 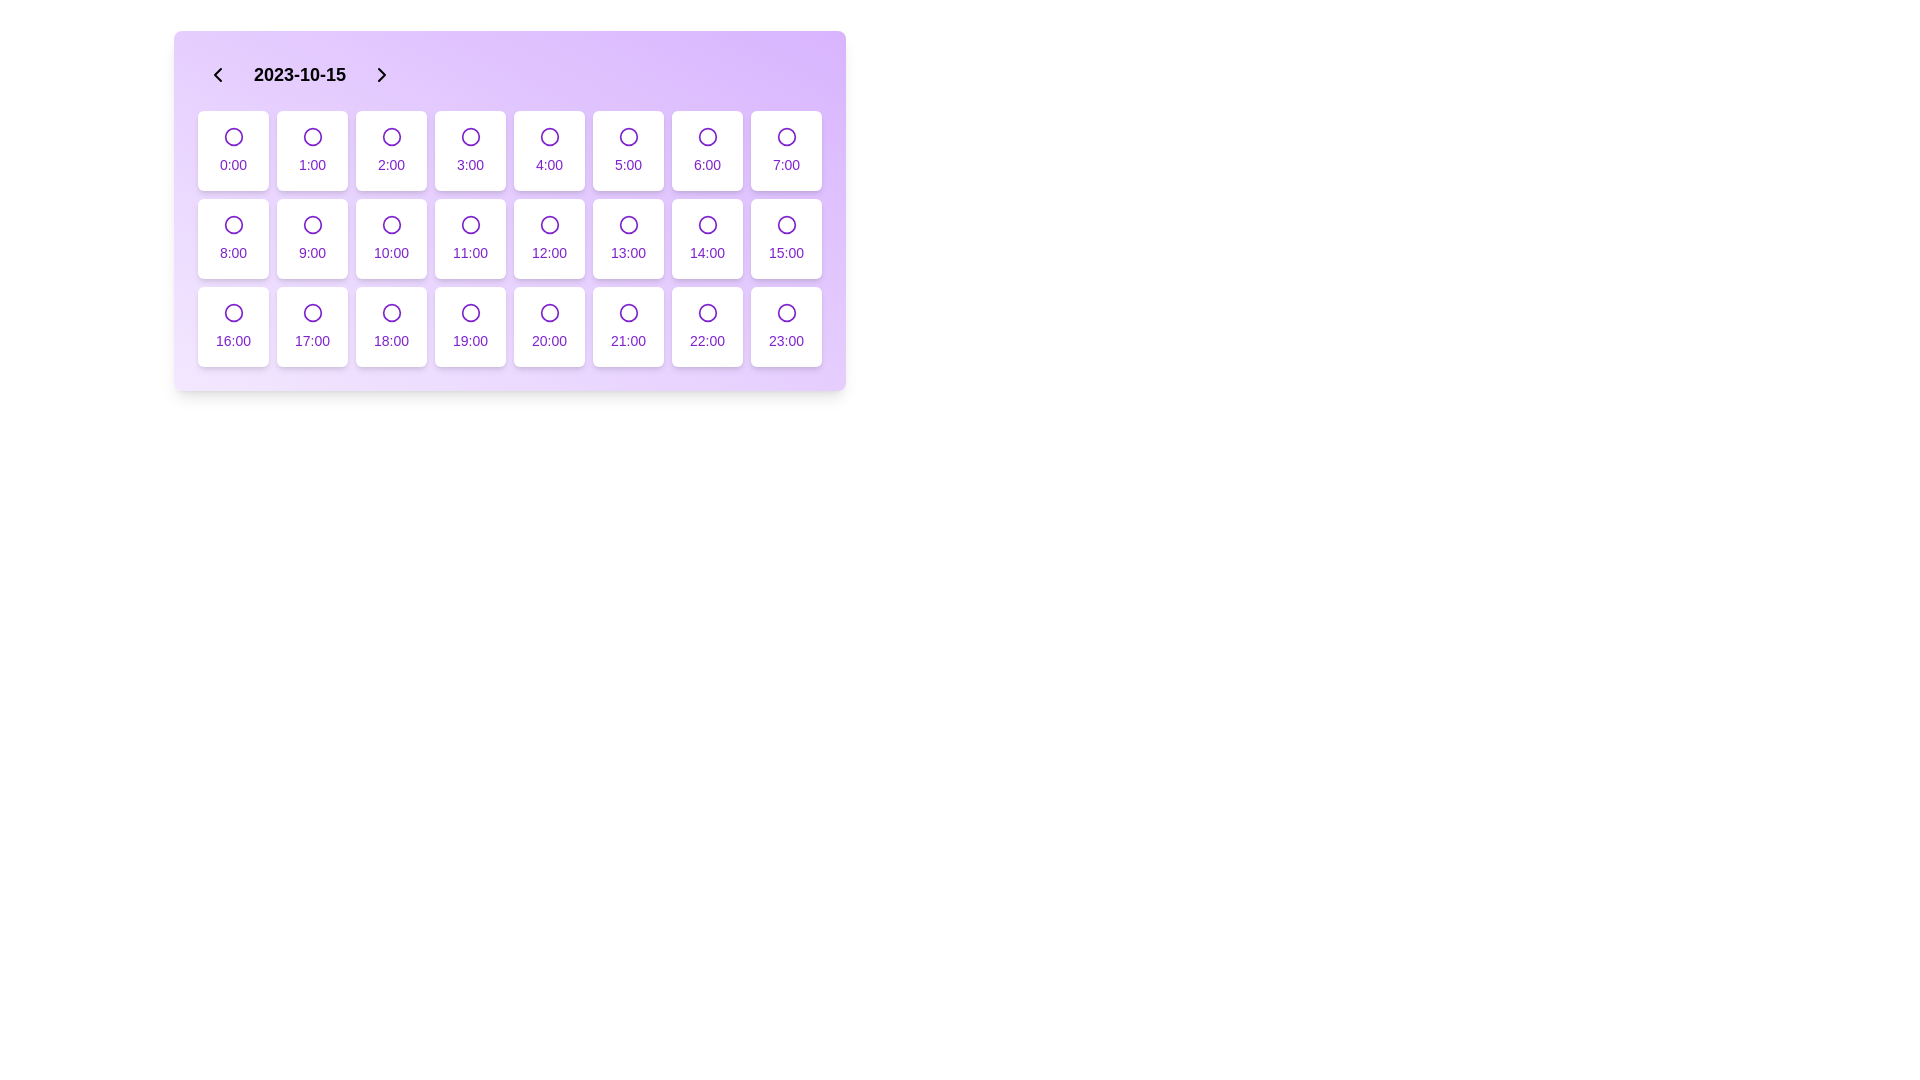 I want to click on the selectable time slot button displaying '14:00' located in the third row, fourth column of the grid layout, so click(x=707, y=238).